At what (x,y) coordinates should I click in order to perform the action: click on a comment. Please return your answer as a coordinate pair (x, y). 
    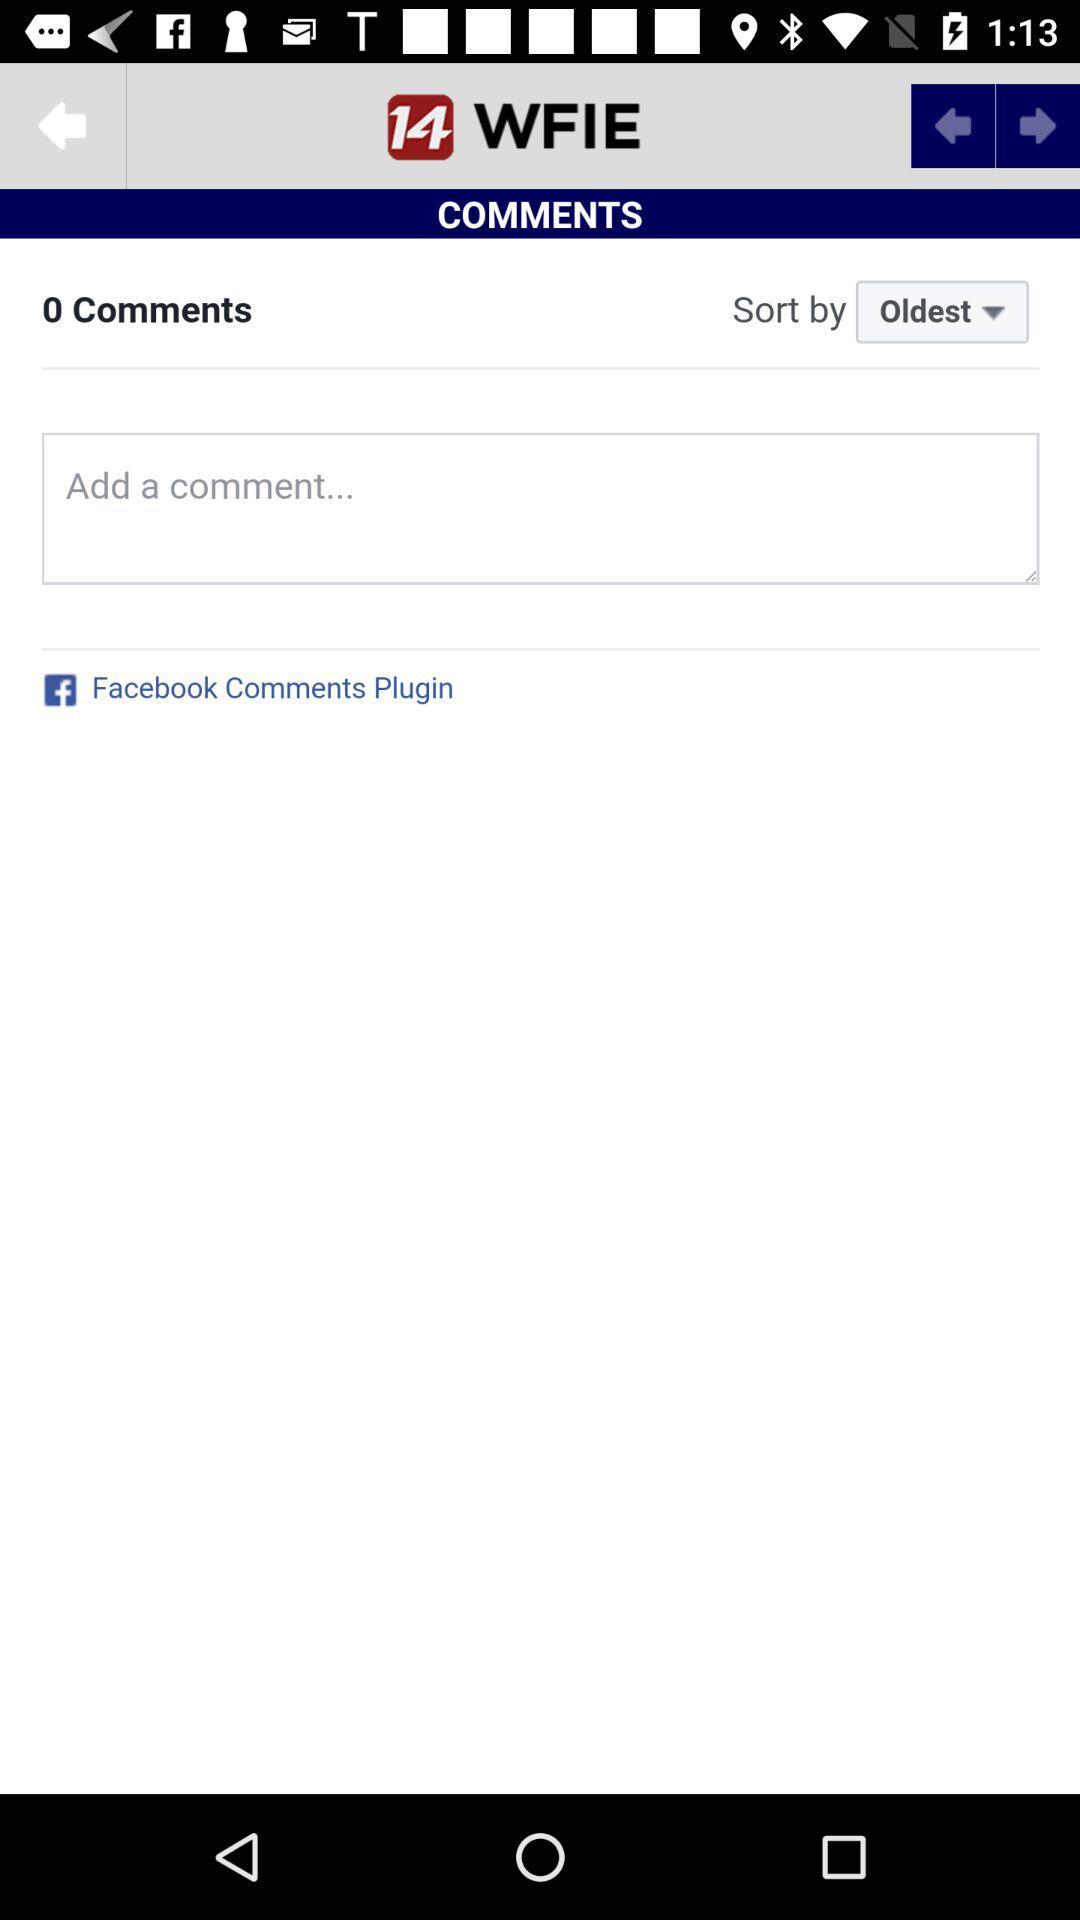
    Looking at the image, I should click on (540, 1016).